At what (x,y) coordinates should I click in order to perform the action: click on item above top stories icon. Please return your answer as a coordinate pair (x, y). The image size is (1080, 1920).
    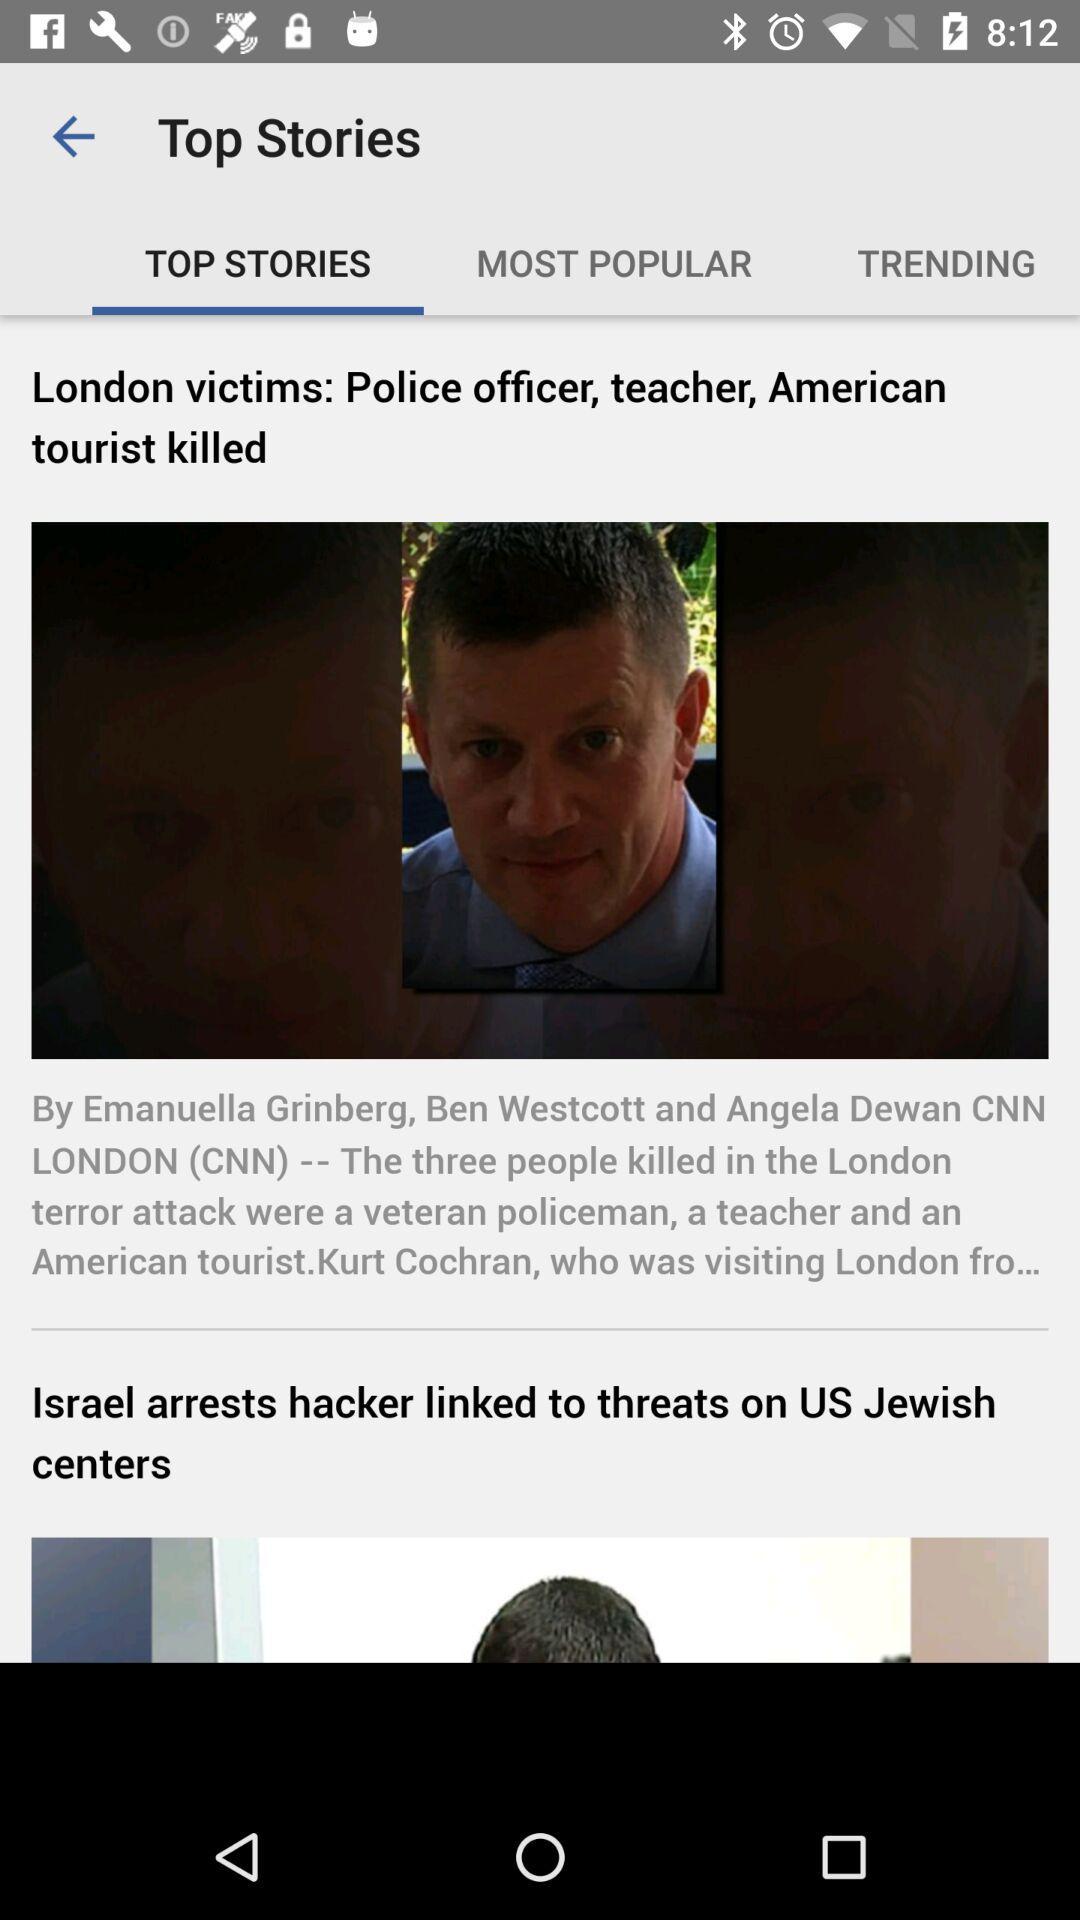
    Looking at the image, I should click on (72, 135).